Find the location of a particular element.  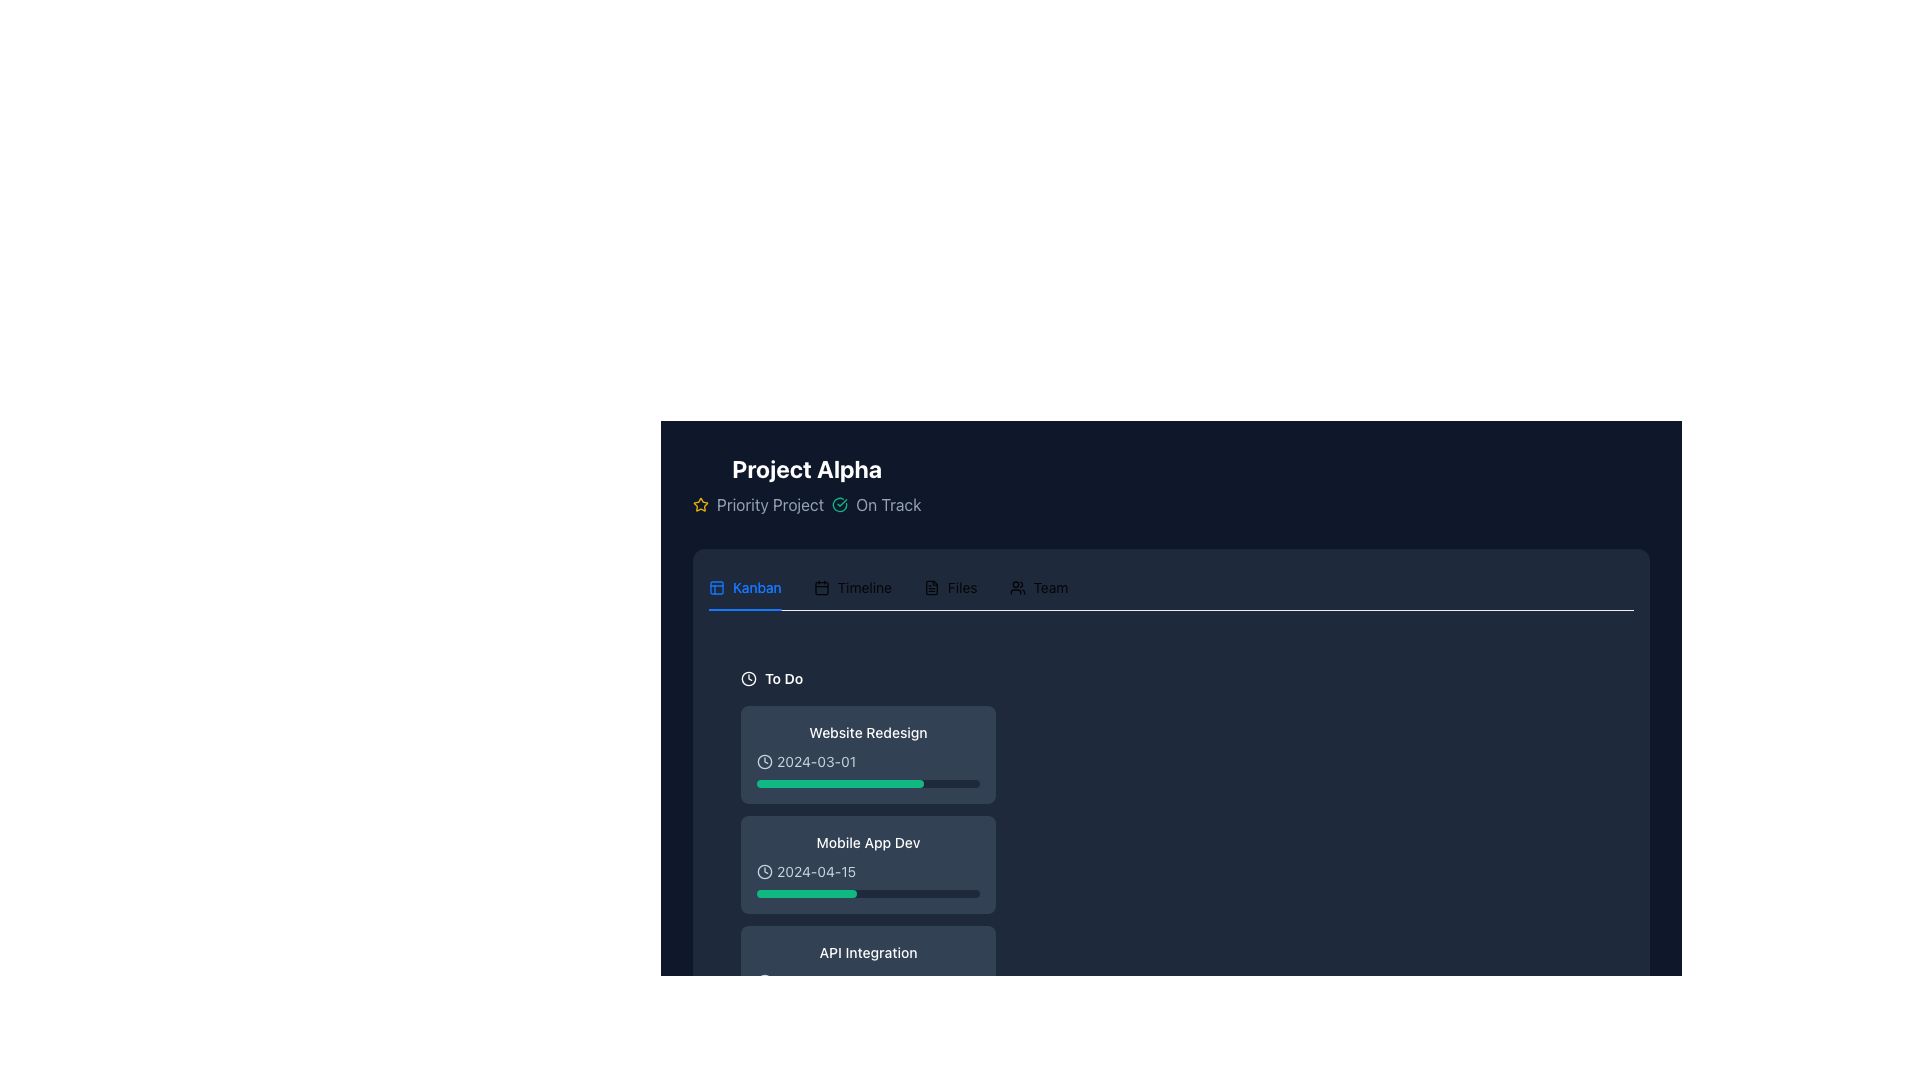

the 'API Integration' task card is located at coordinates (868, 974).